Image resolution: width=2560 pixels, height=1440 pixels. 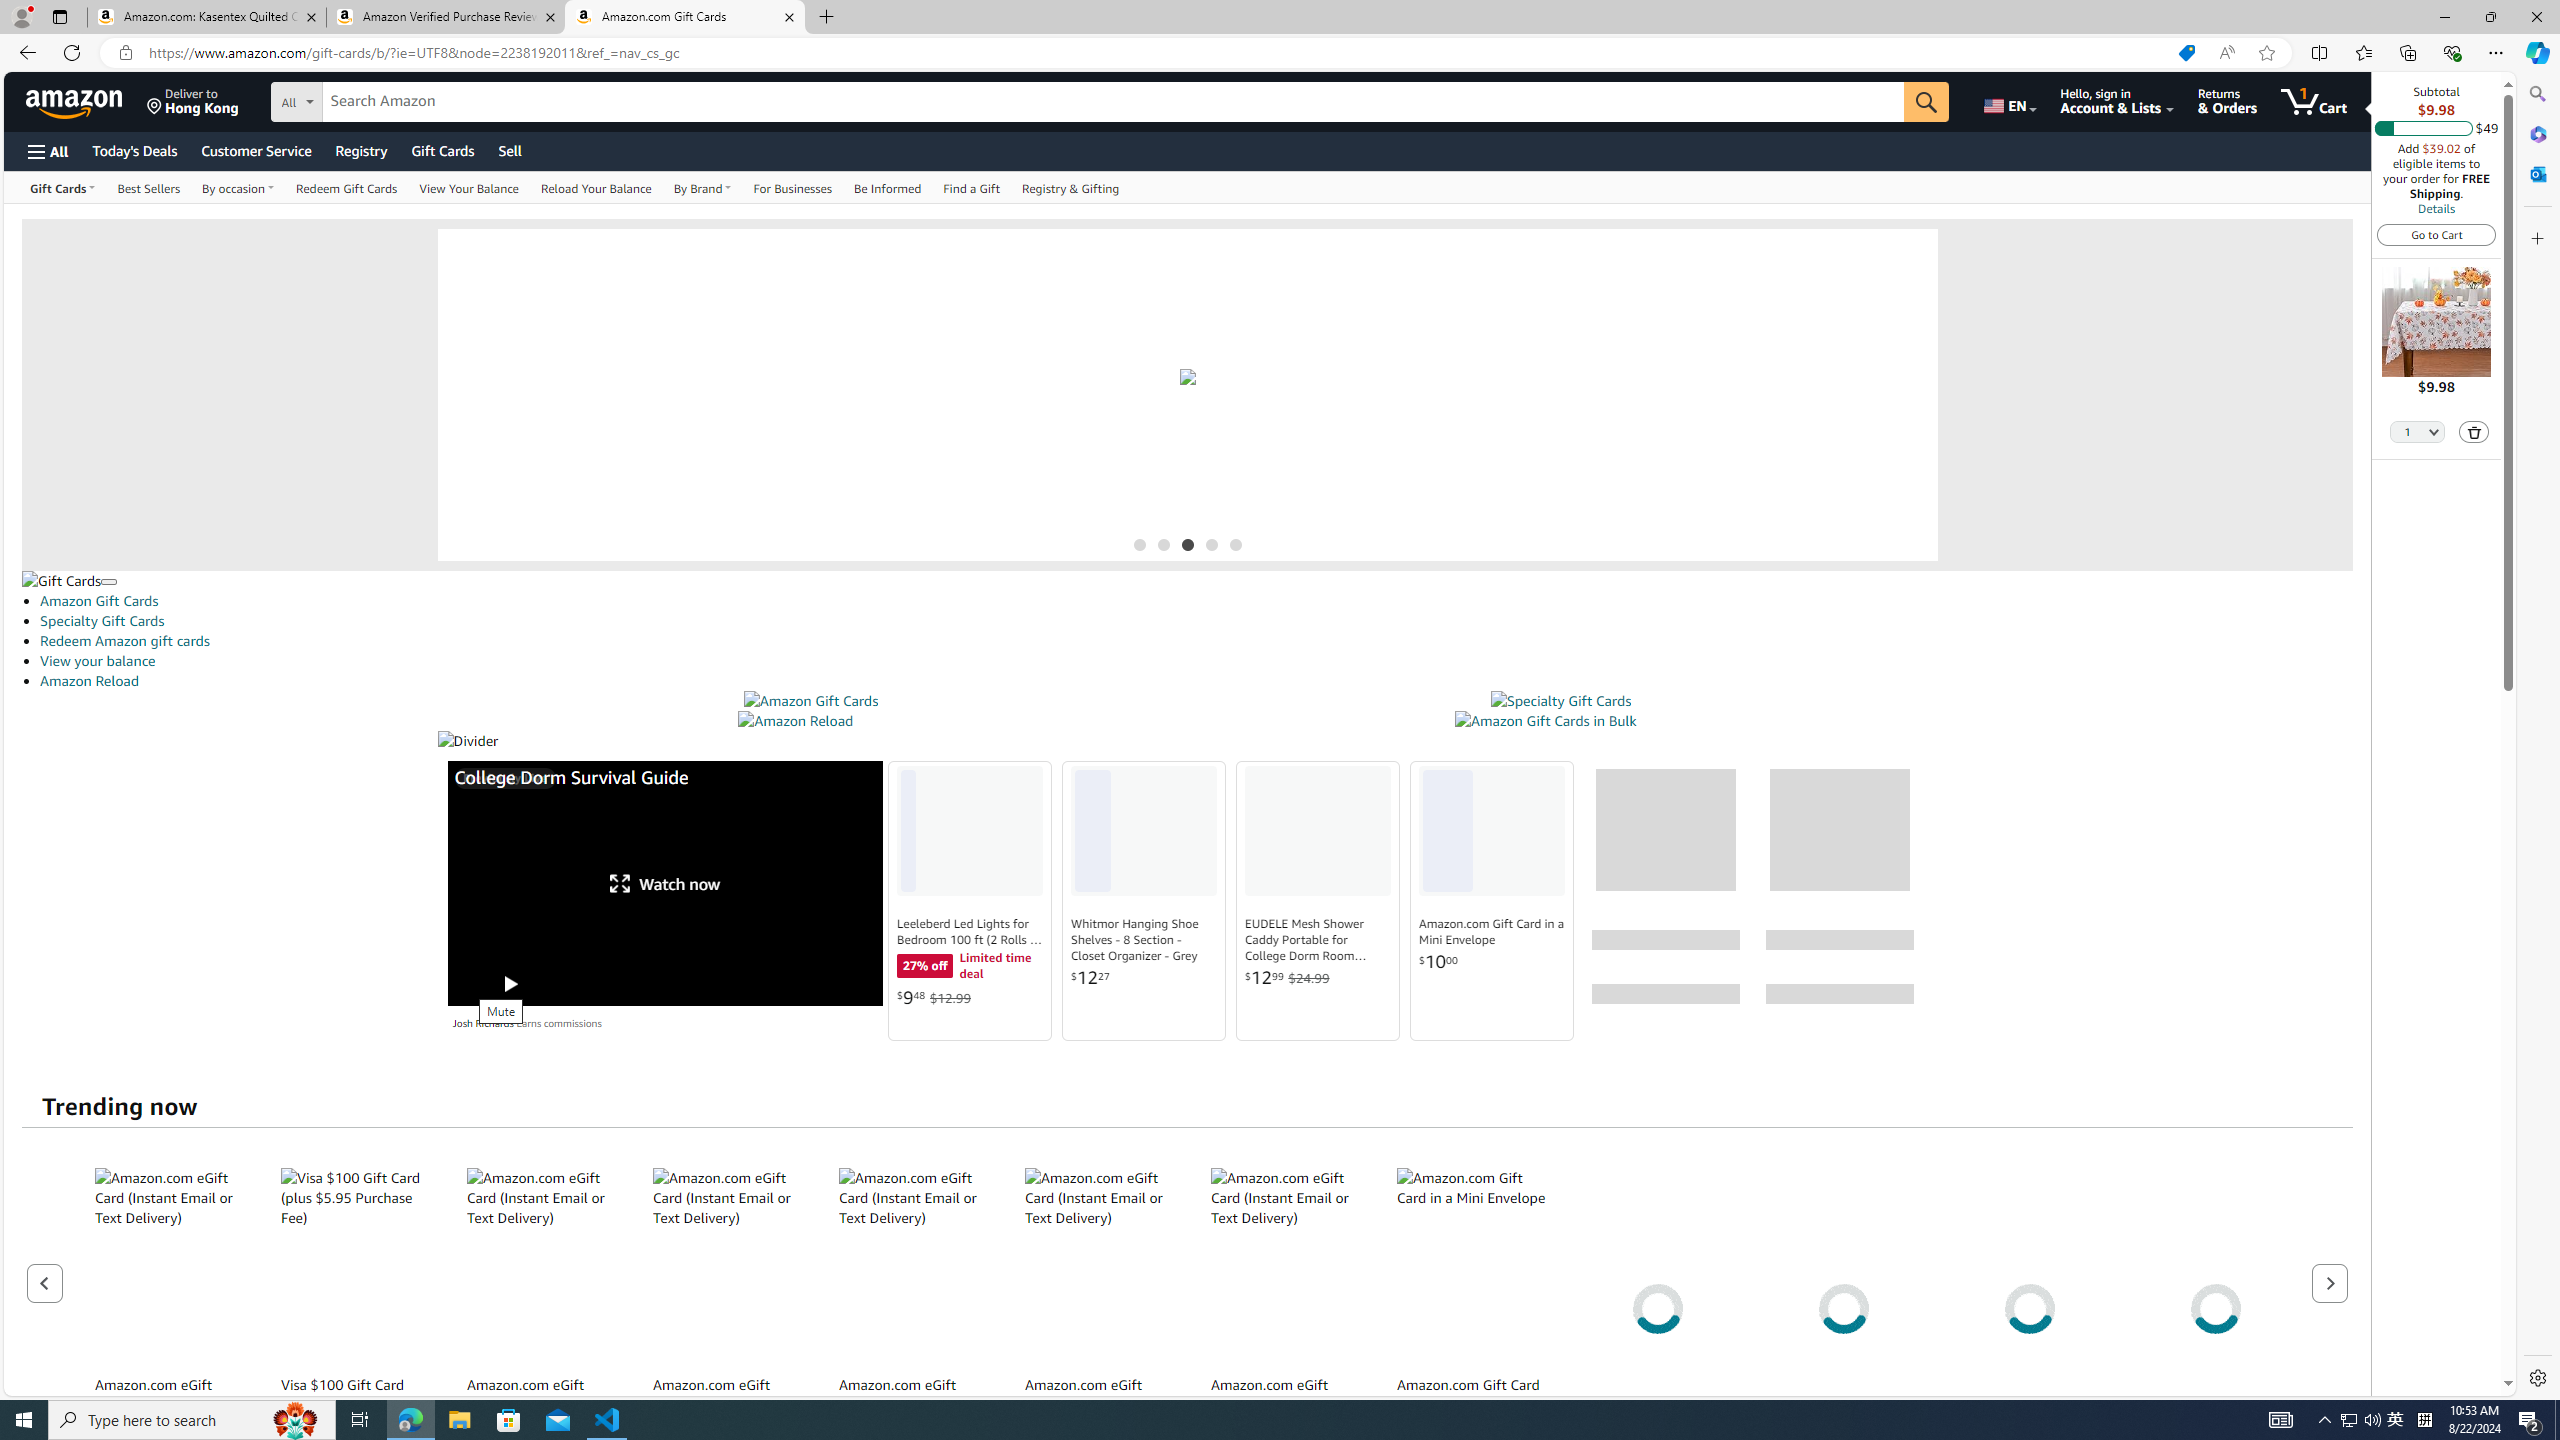 I want to click on 'Registry', so click(x=359, y=150).